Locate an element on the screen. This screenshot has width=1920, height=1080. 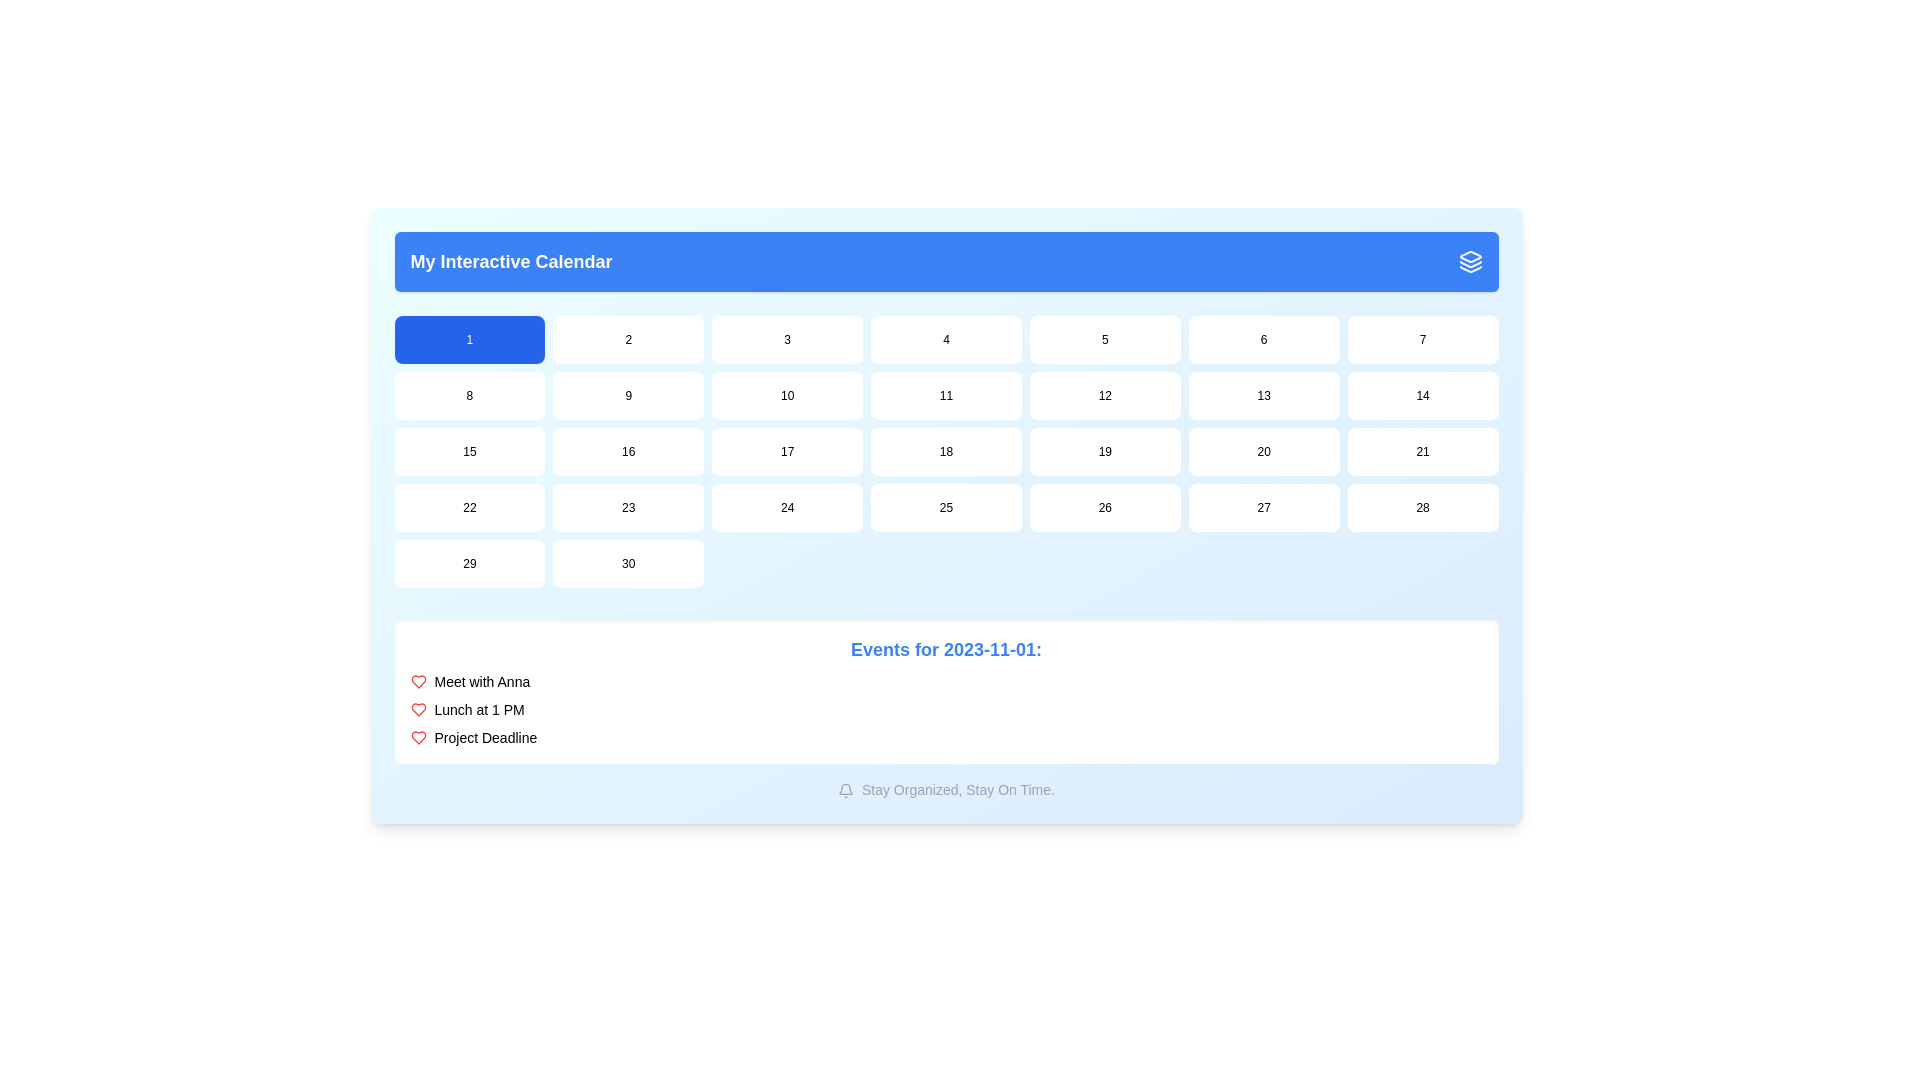
Text Label that serves as a heading for the list of events, providing date context for the listed events is located at coordinates (945, 650).